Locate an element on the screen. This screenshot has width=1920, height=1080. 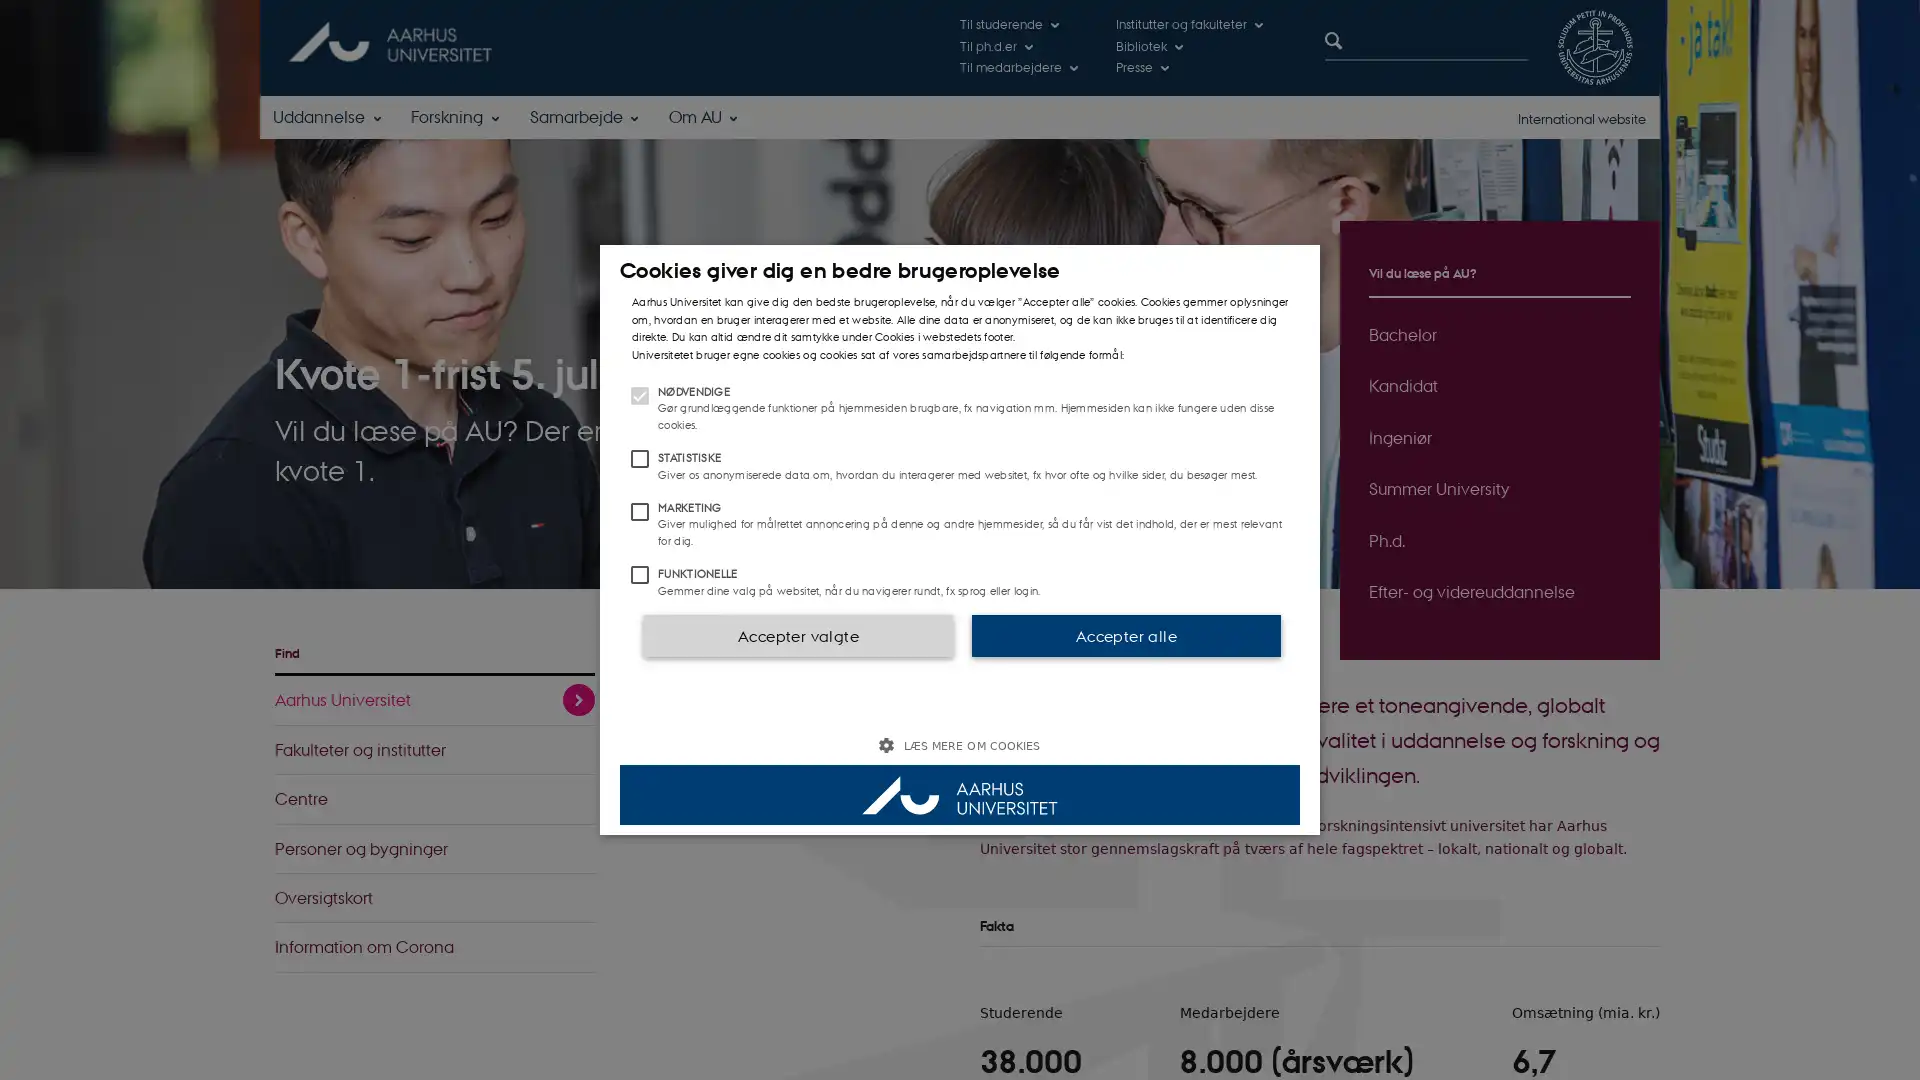
Cookies giver dig en bedre brugeroplevelse Aarhus Universitet kan give dig den bedste brugeroplevelse, nar du vlger Accepter alle cookies. Cookies gemmer oplysninger om, hvordan en bruger interagerer med et website. Alle dine data er anonymiseret, og de kan ikke bruges til at identificere dig direkte. Du kan altid ndre dit samtykke under Cookies i webstedets footer. Universitetet bruger egne cookies og cookies sat af vores samarbejdspartnere til flgende formal: NDVENDIGE Gr grundlggende funktioner pa hjemmesiden brugbare, fx navigation mm. Hjemmesiden kan ikke fungere uden disse cookies. STATISTISKE Giver os anonymiserede data om, hvordan du interagerer med websitet, fx hvor ofte og hvilke sider, du besger mest. MARKETING Giver mulighed for malrettet annoncering pa denne og andre hjemmesider, sa du far vist det indhold, der er mest relevant for dig. FUNKTIONELLE Gemmer dine valg pa websitet, nar du navigerer rundt, fx sprog eller login. Accepter alle Accepter valgte LS MERE OM COOKIES LISTE OVER COOKIES COOKIEPOLITIK Ndvendige Statistiske Marketing Funktionelle Ndvendige cookies hjlper med at gre hjemmesiden brugbar ved at aktivere nogle grundlggende funktioner som navigation mm. Hjemmesiden kan ikke fungerer uden disse cookies. Disse cookies hjlper Aarhus Universitet med at forsta, hvordan du interagerer med websitet. Vi bruger denne information til at forbedre vores website. Alle informationer indhentes anonymt. Disse cookies hjlper Aarhus Universitet med at malrette annoncering og vise det indhold, der er mest relevant for dig. Disse cookies gemmer dine valg pa websitet, fx valg af sprog eller login. is located at coordinates (960, 540).